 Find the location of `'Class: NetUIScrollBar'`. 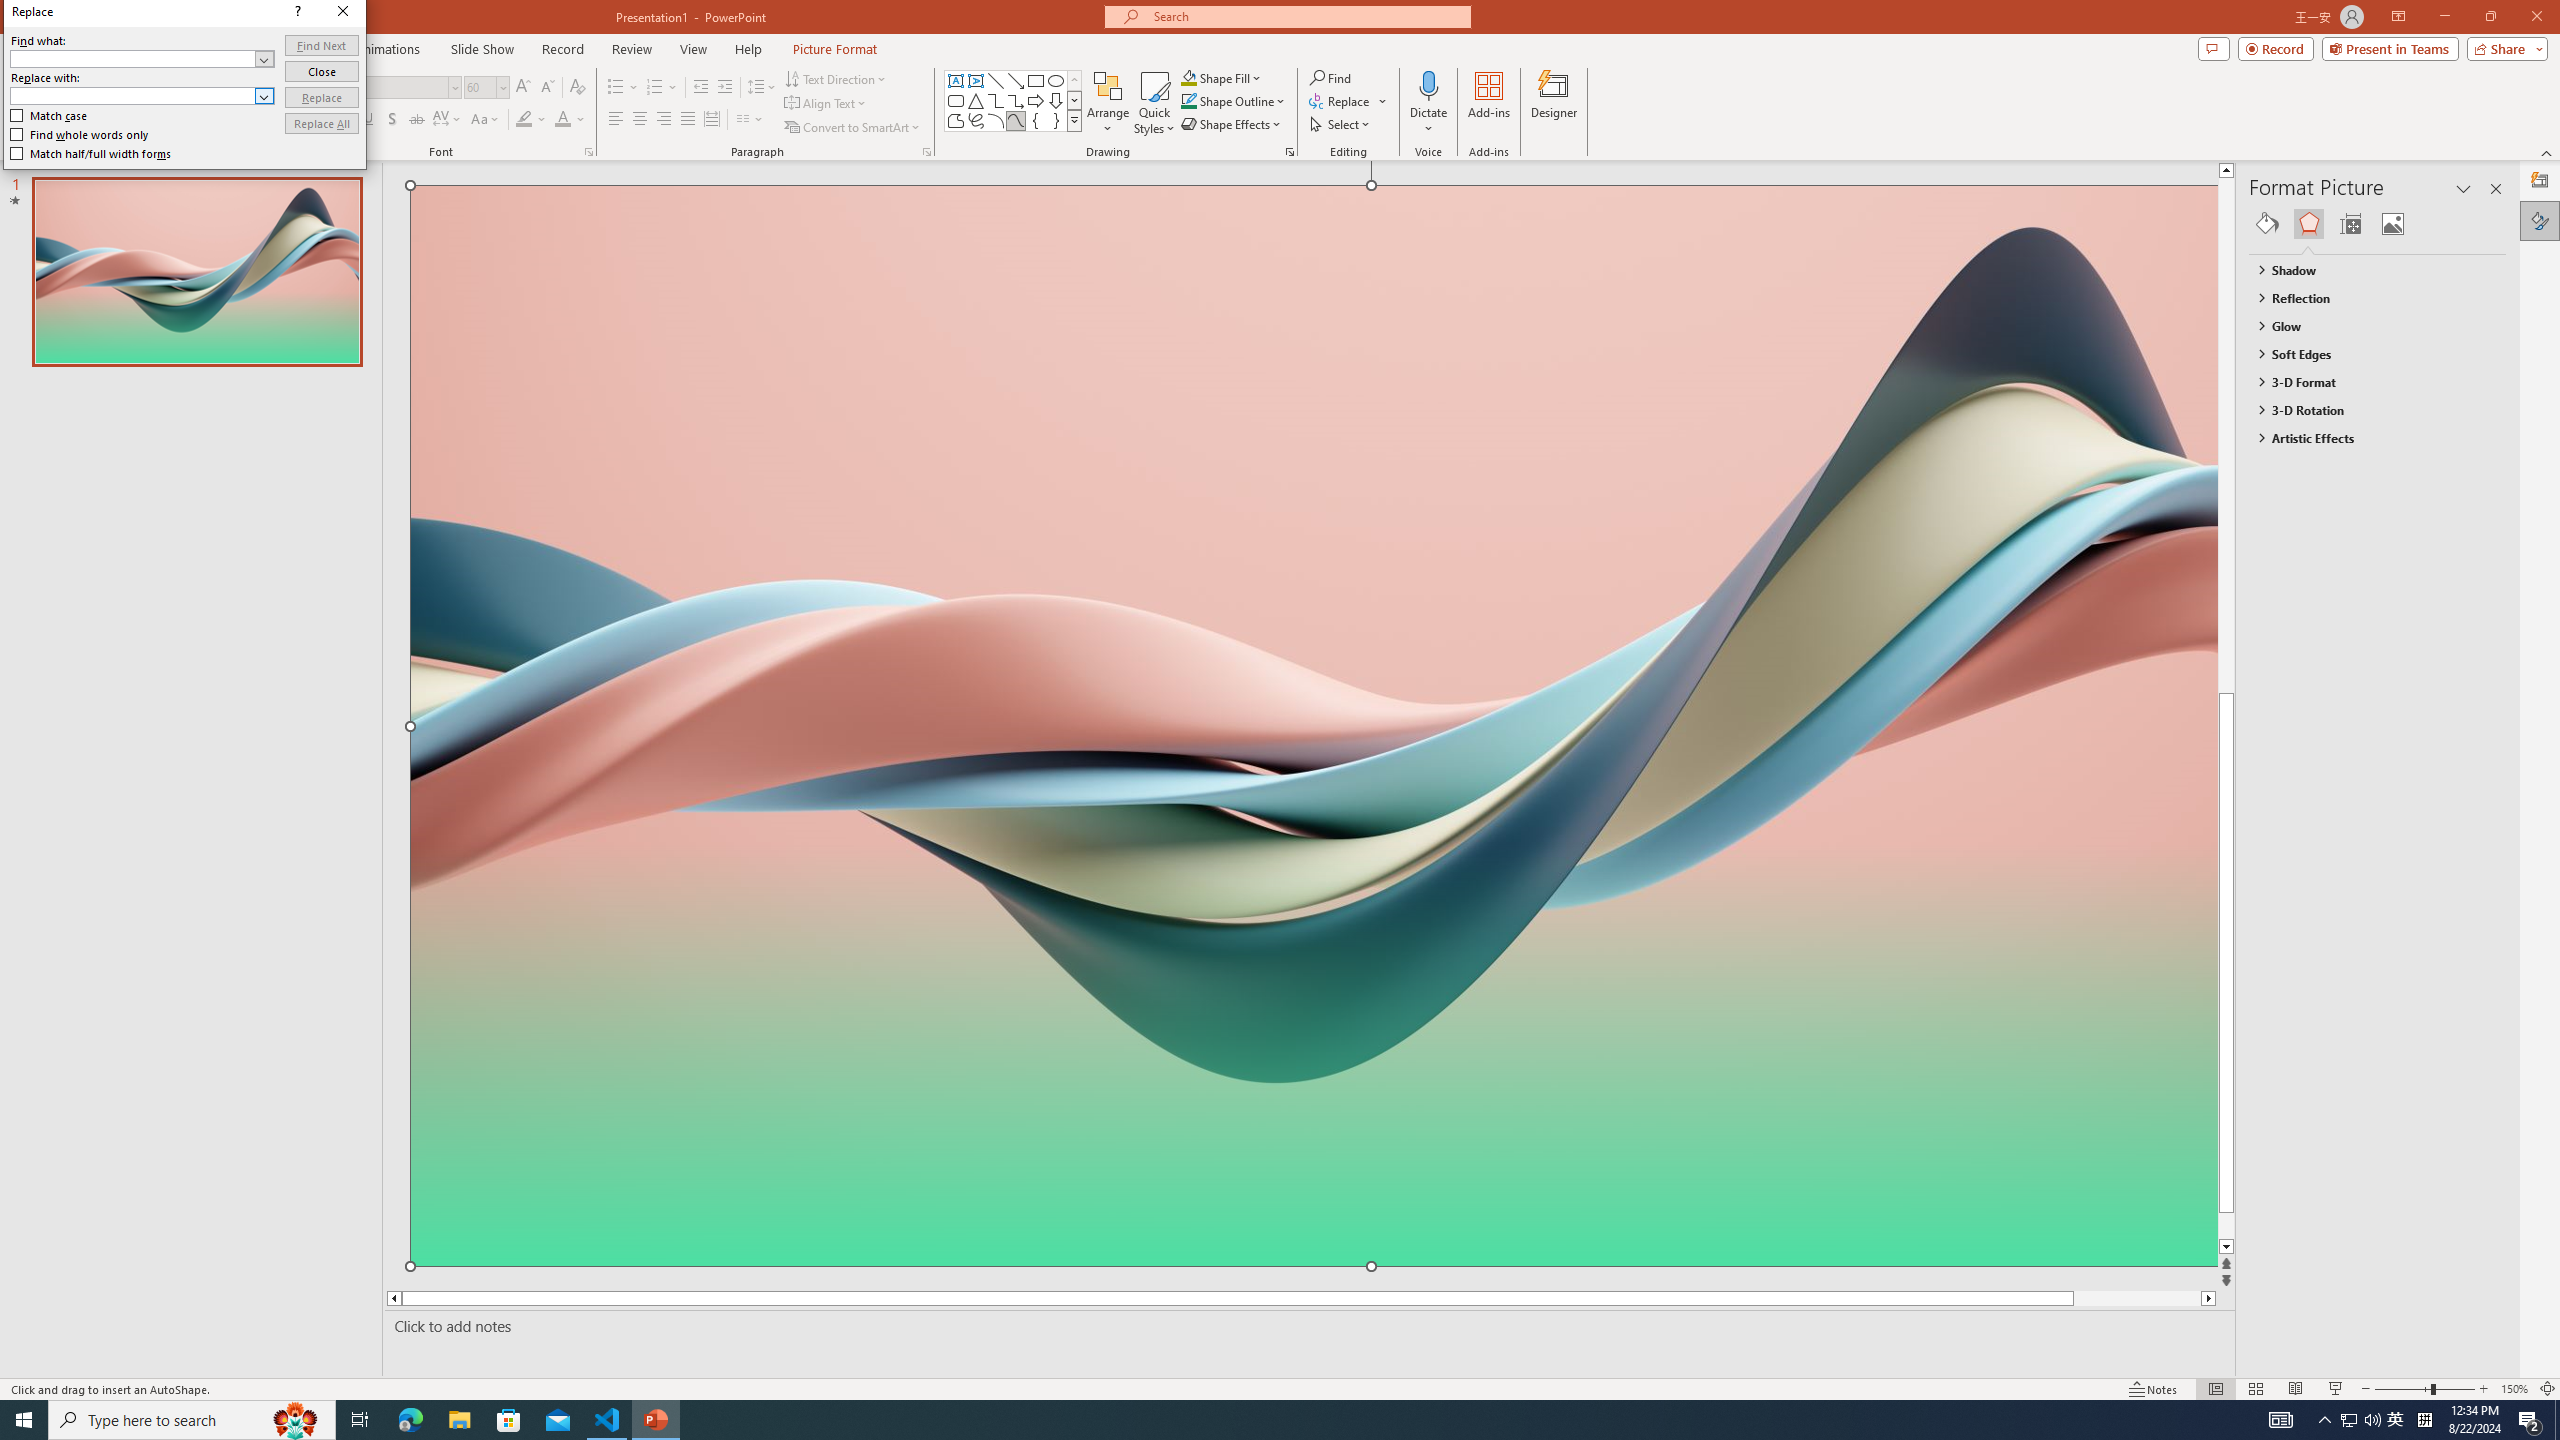

'Class: NetUIScrollBar' is located at coordinates (2496, 808).